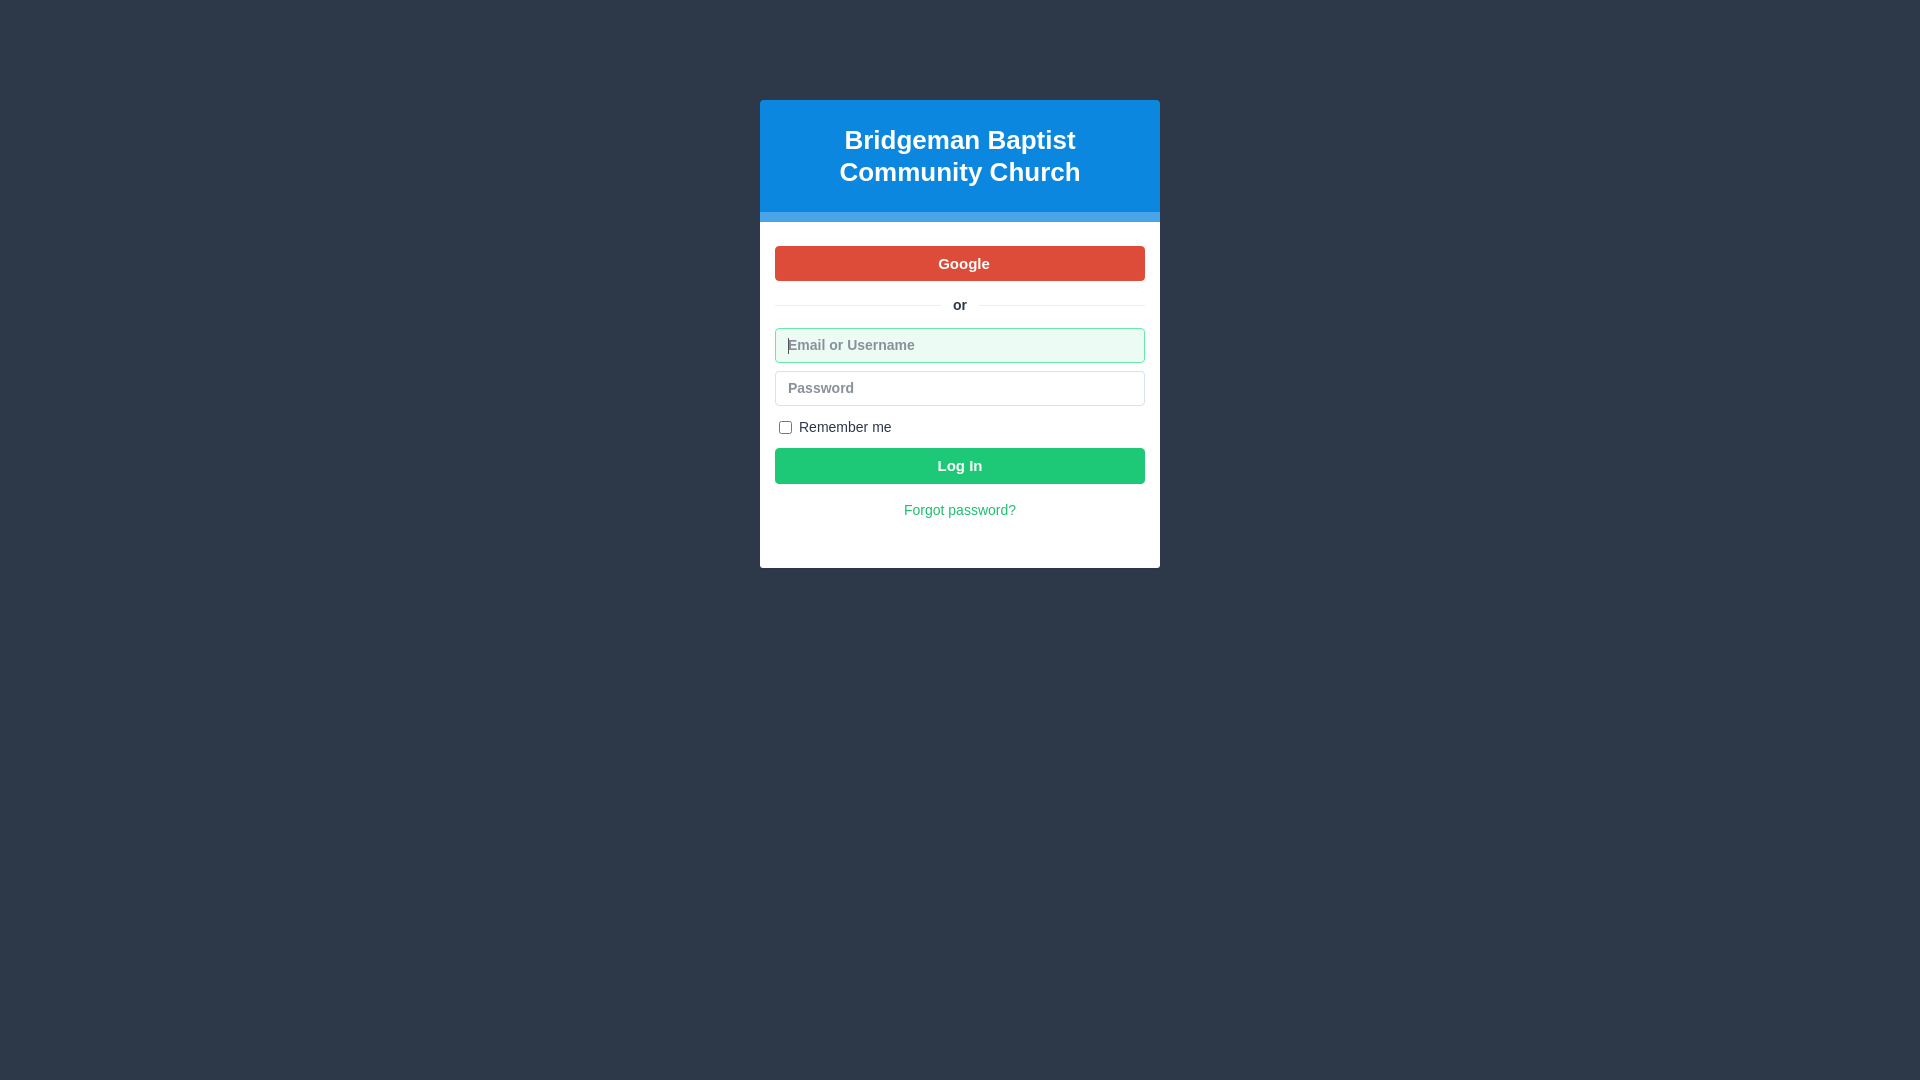  Describe the element at coordinates (960, 262) in the screenshot. I see `'Google'` at that location.